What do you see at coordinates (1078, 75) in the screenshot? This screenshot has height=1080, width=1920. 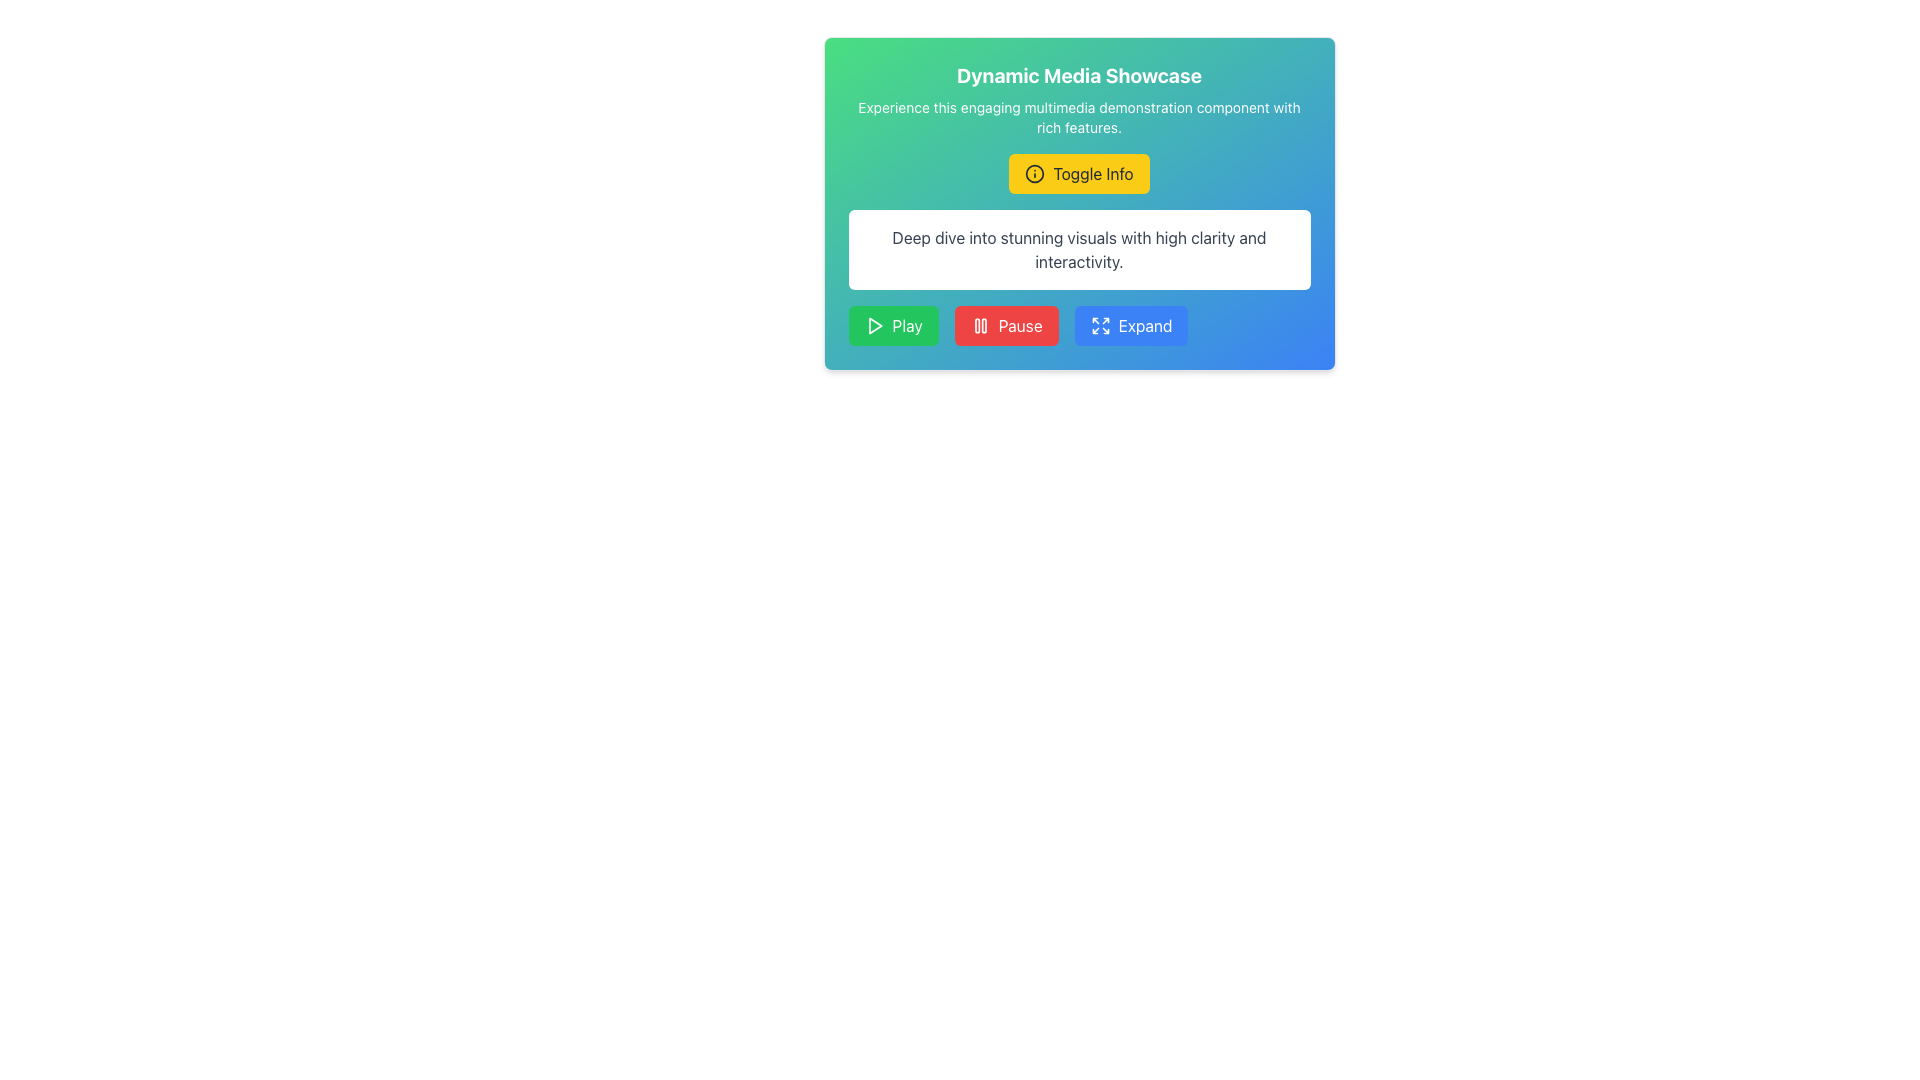 I see `text displayed in the text component showing 'Dynamic Media Showcase' in white, bold, and large font at the top of the section with a gradient background` at bounding box center [1078, 75].